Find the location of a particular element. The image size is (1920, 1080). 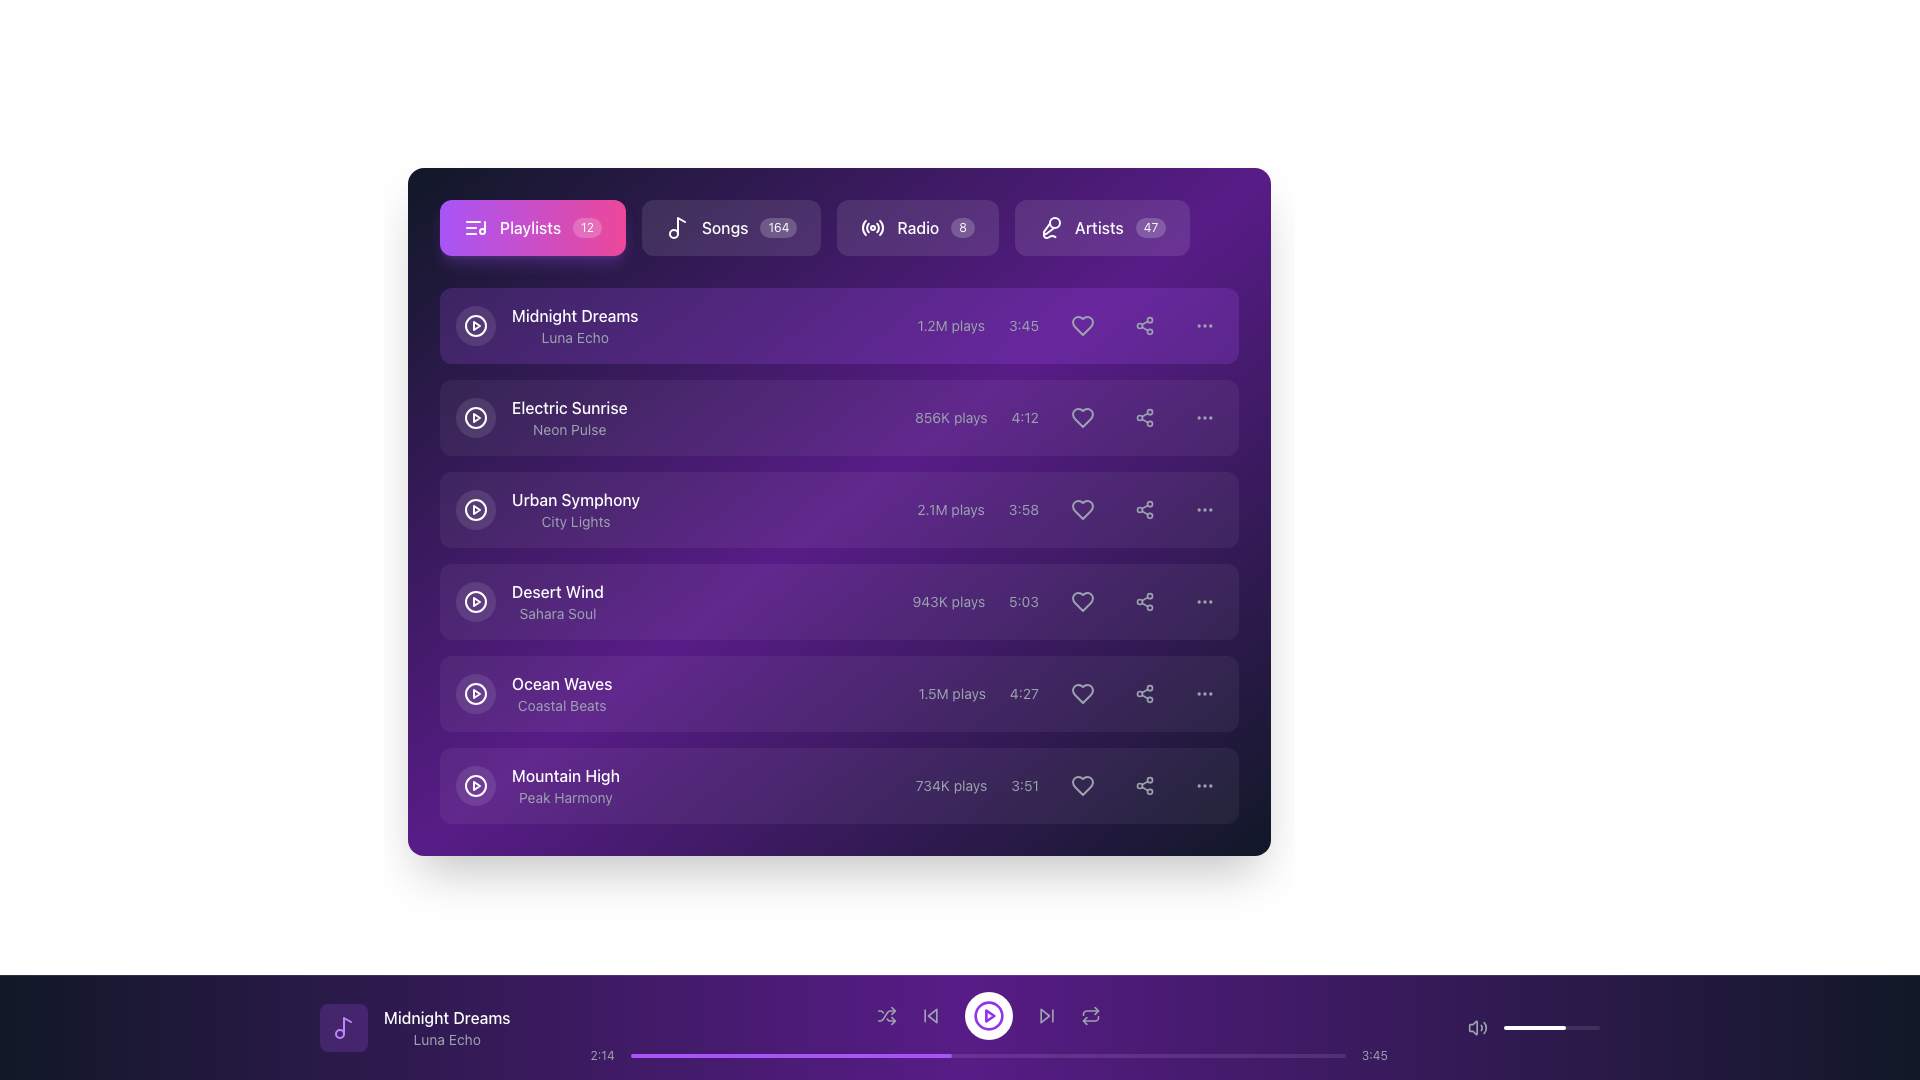

the graphical icon representing a musical note's staff, located in the bottom left corner of the application interface near playback controls is located at coordinates (347, 1026).